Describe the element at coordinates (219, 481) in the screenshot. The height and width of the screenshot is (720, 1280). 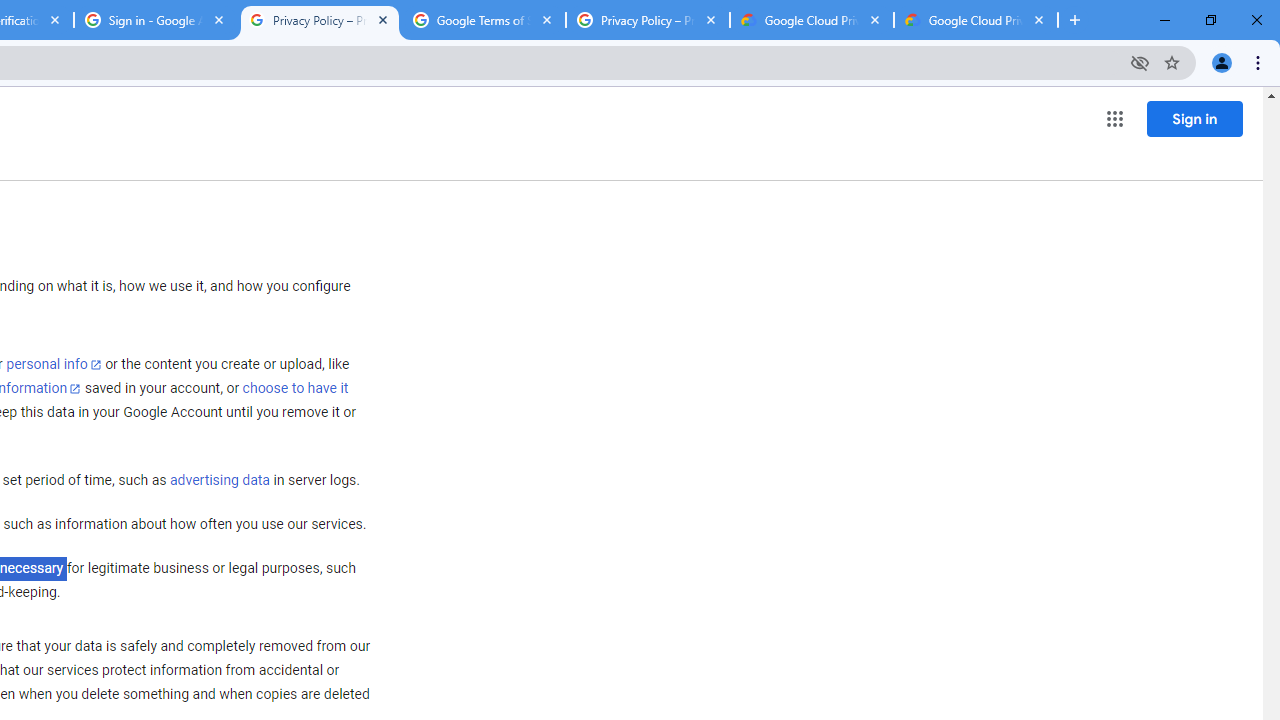
I see `'advertising data'` at that location.